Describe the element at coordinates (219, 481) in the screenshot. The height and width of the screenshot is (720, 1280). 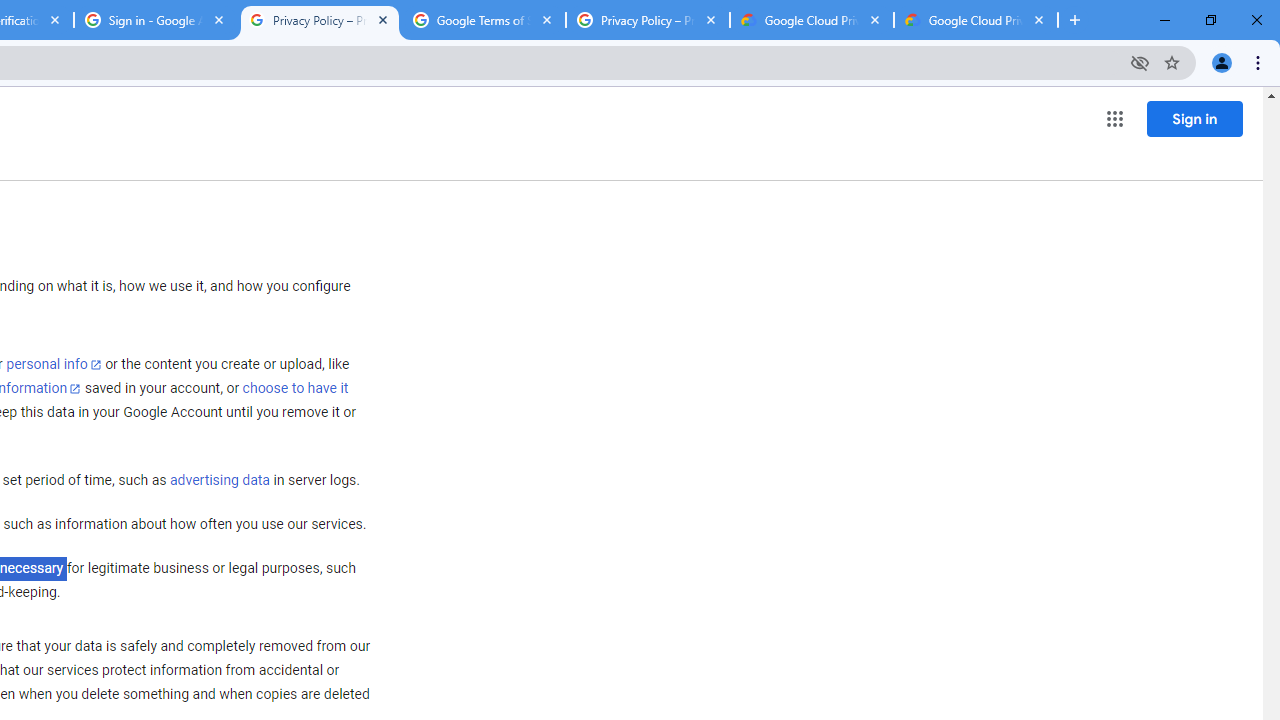
I see `'advertising data'` at that location.